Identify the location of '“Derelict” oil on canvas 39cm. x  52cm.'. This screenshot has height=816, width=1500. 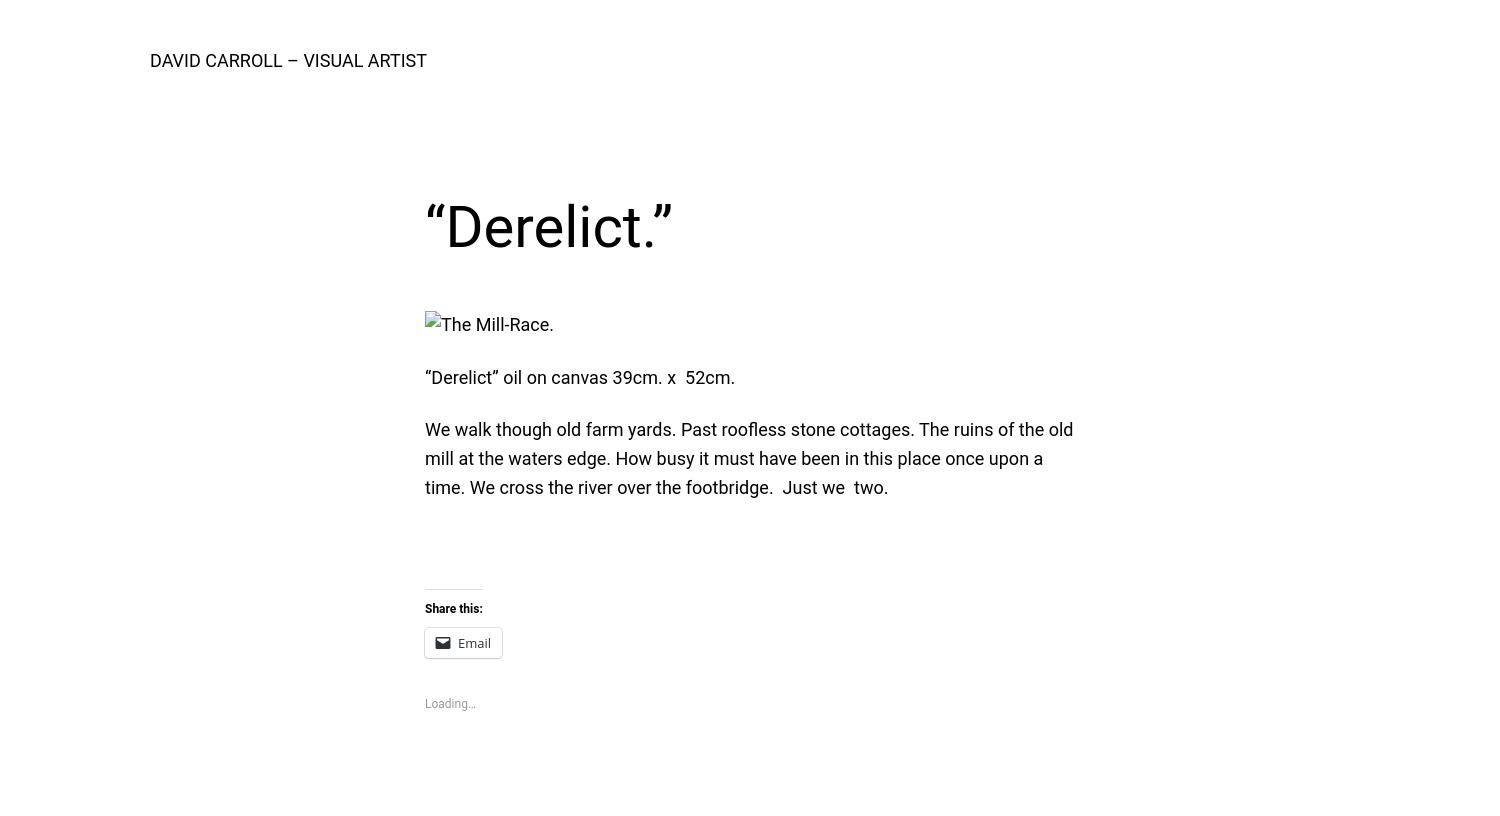
(579, 376).